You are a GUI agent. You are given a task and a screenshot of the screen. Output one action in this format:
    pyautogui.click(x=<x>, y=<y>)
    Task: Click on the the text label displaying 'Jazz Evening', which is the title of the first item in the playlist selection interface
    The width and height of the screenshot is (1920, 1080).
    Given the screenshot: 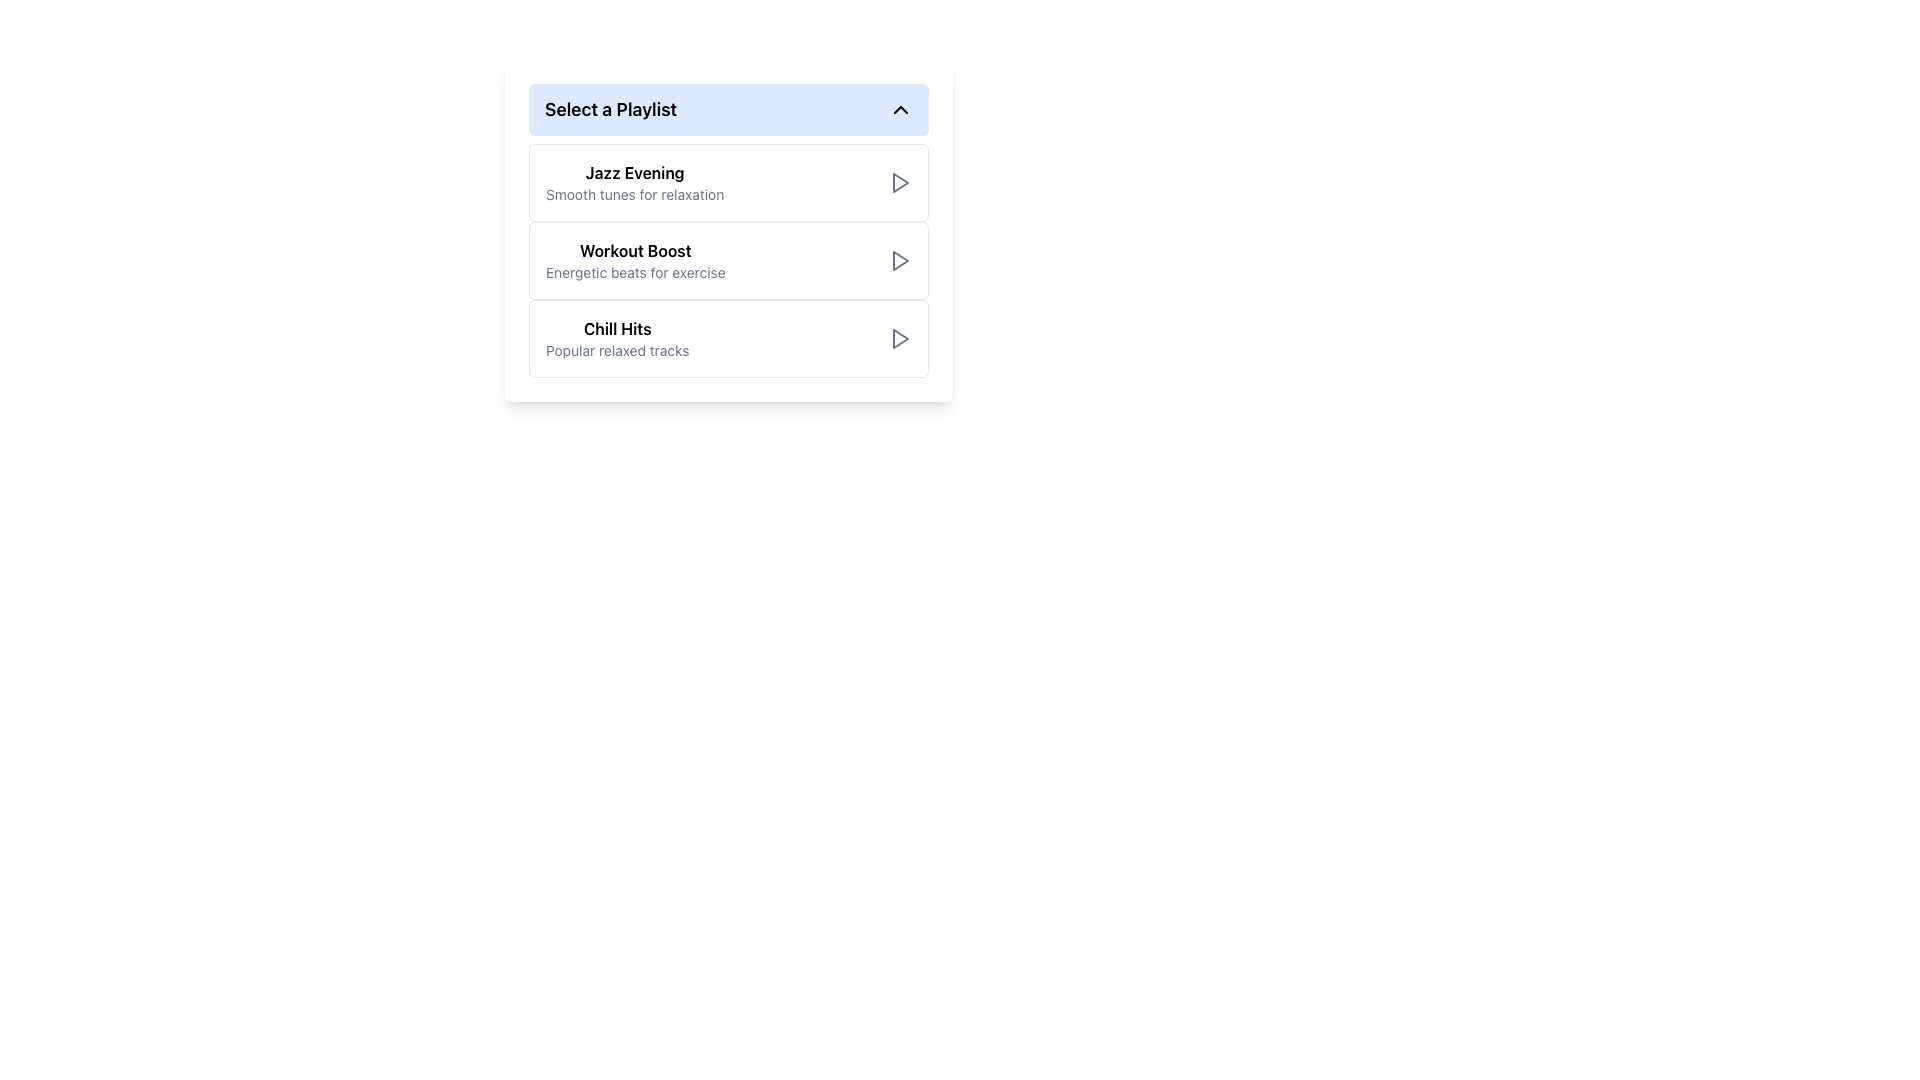 What is the action you would take?
    pyautogui.click(x=634, y=172)
    